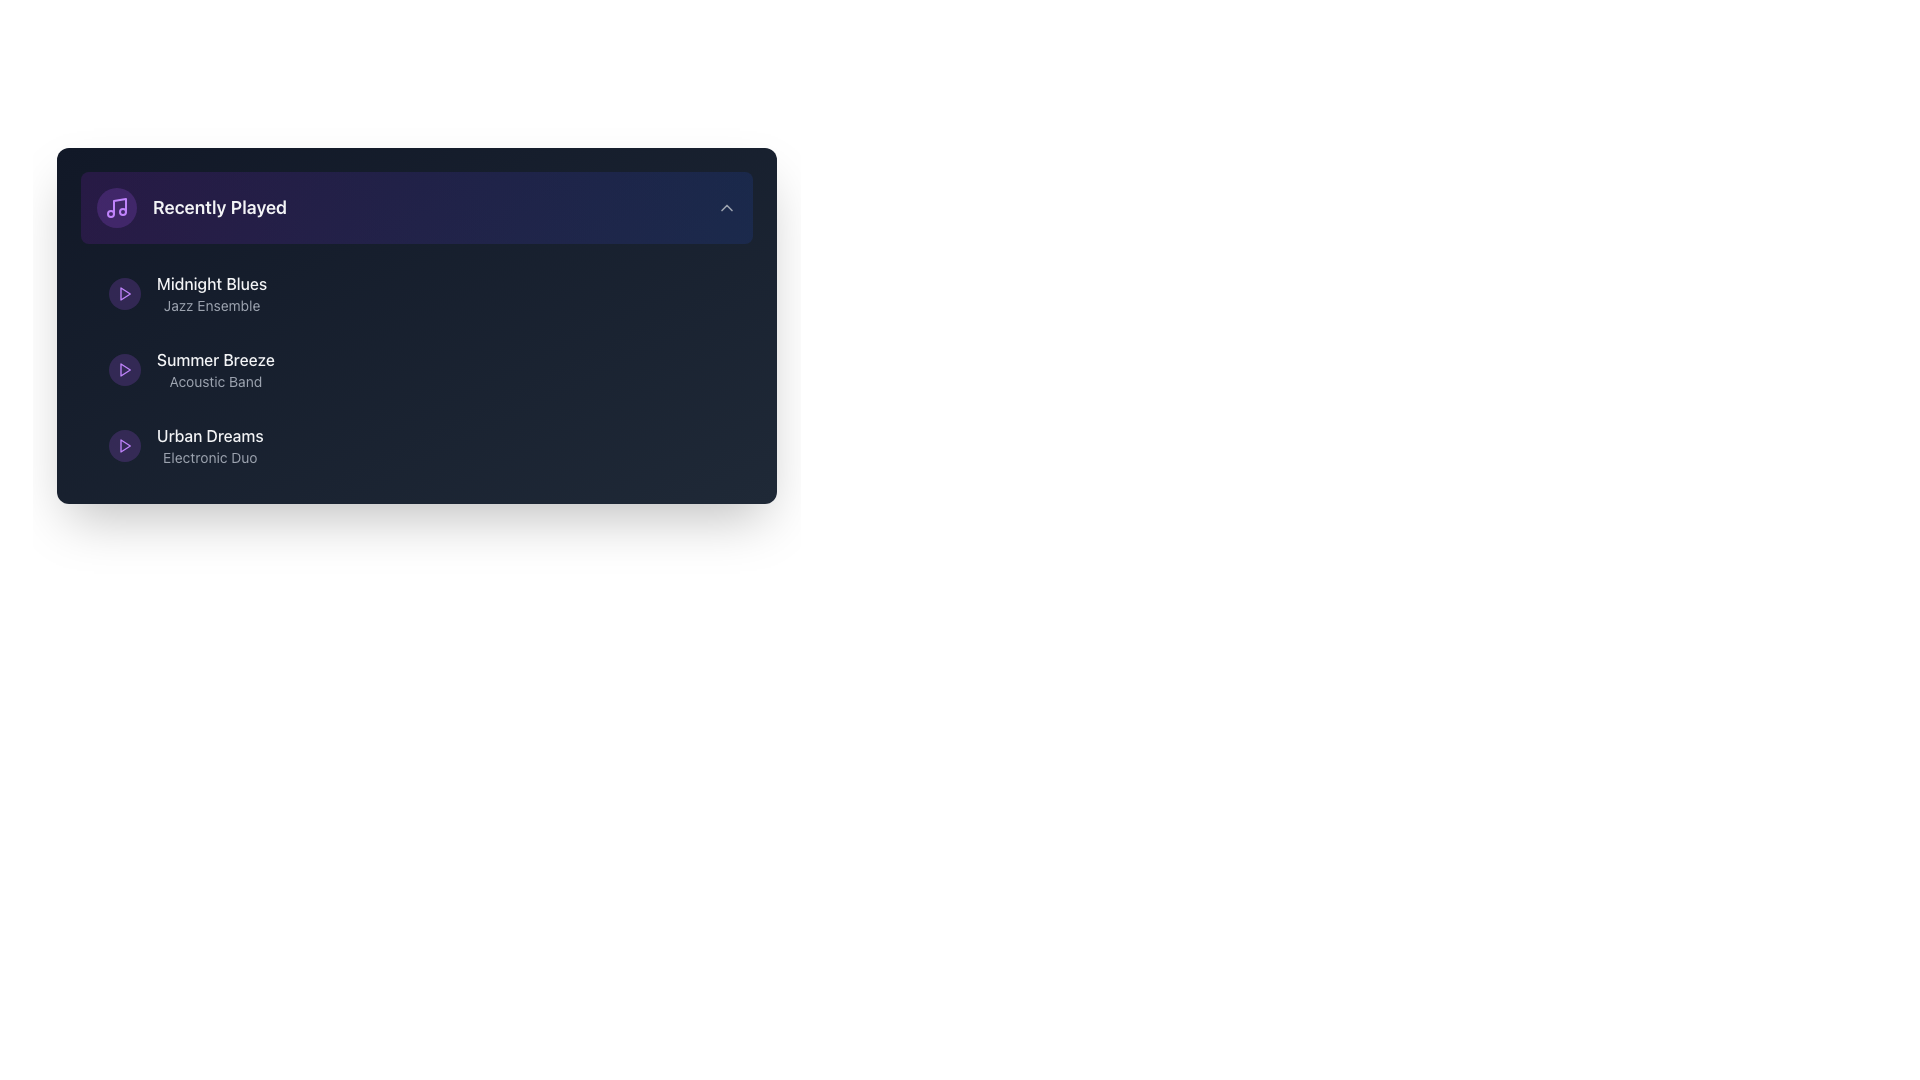 The image size is (1920, 1080). I want to click on text content of the 'Summer Breeze' label, which is displayed in bold light gray font on a dark background, located in the 'Recently Played' section as the main title for the second list item, so click(215, 358).